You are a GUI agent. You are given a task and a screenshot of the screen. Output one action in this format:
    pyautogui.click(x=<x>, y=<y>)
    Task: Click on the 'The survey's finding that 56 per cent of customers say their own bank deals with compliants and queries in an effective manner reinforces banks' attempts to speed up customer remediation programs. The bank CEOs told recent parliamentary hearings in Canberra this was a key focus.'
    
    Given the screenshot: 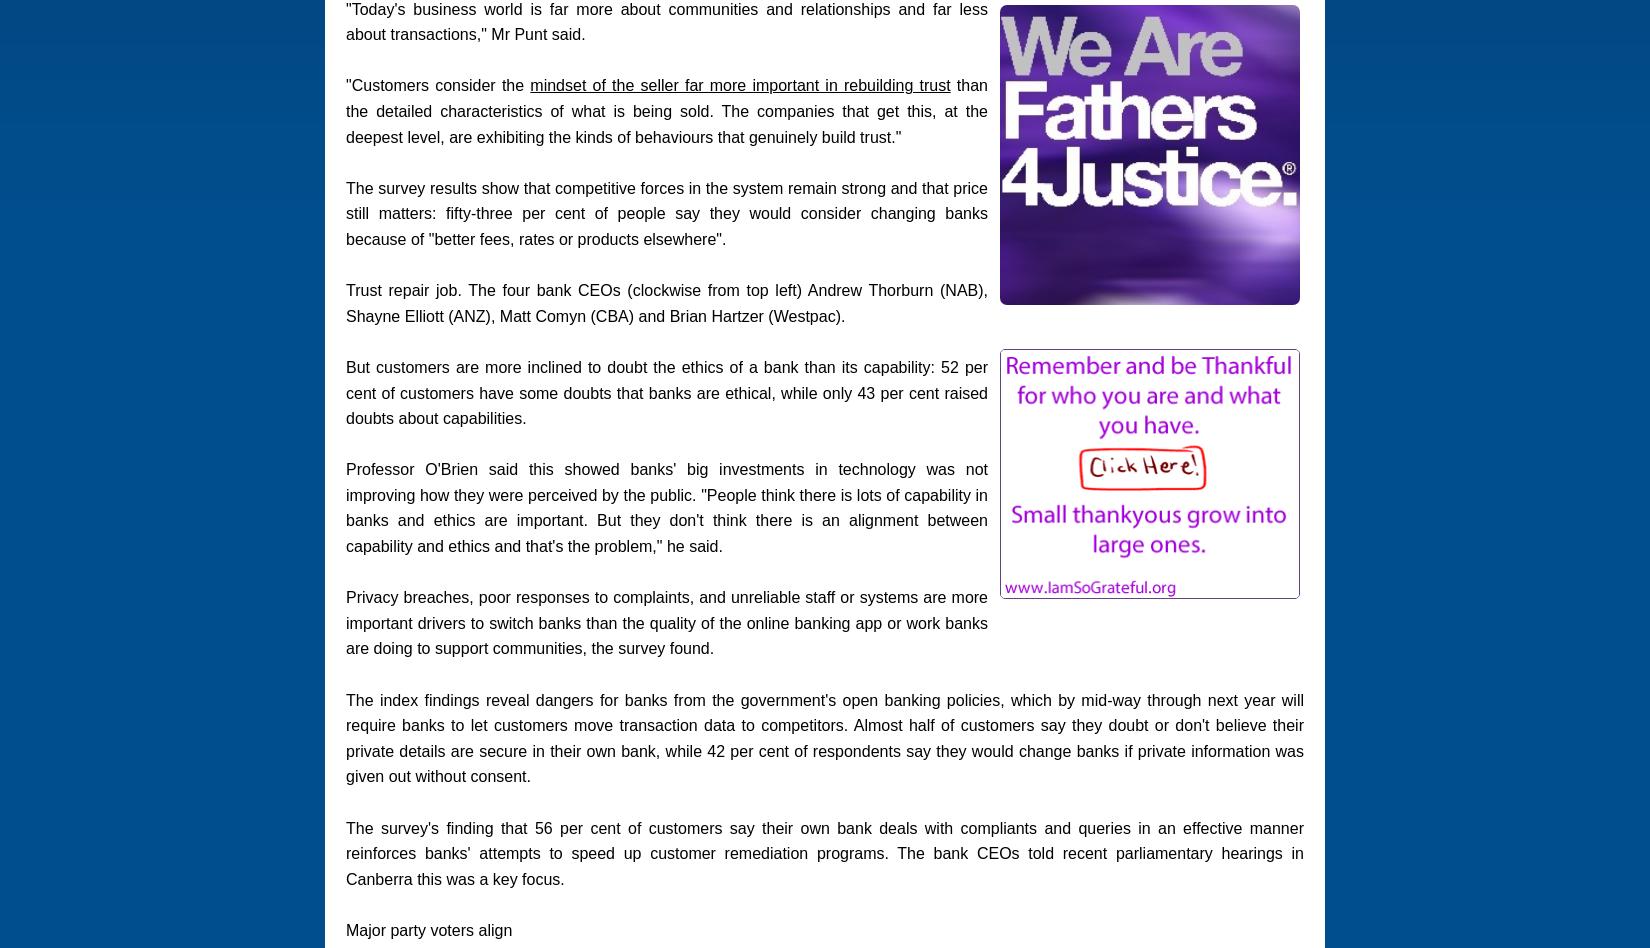 What is the action you would take?
    pyautogui.click(x=825, y=852)
    